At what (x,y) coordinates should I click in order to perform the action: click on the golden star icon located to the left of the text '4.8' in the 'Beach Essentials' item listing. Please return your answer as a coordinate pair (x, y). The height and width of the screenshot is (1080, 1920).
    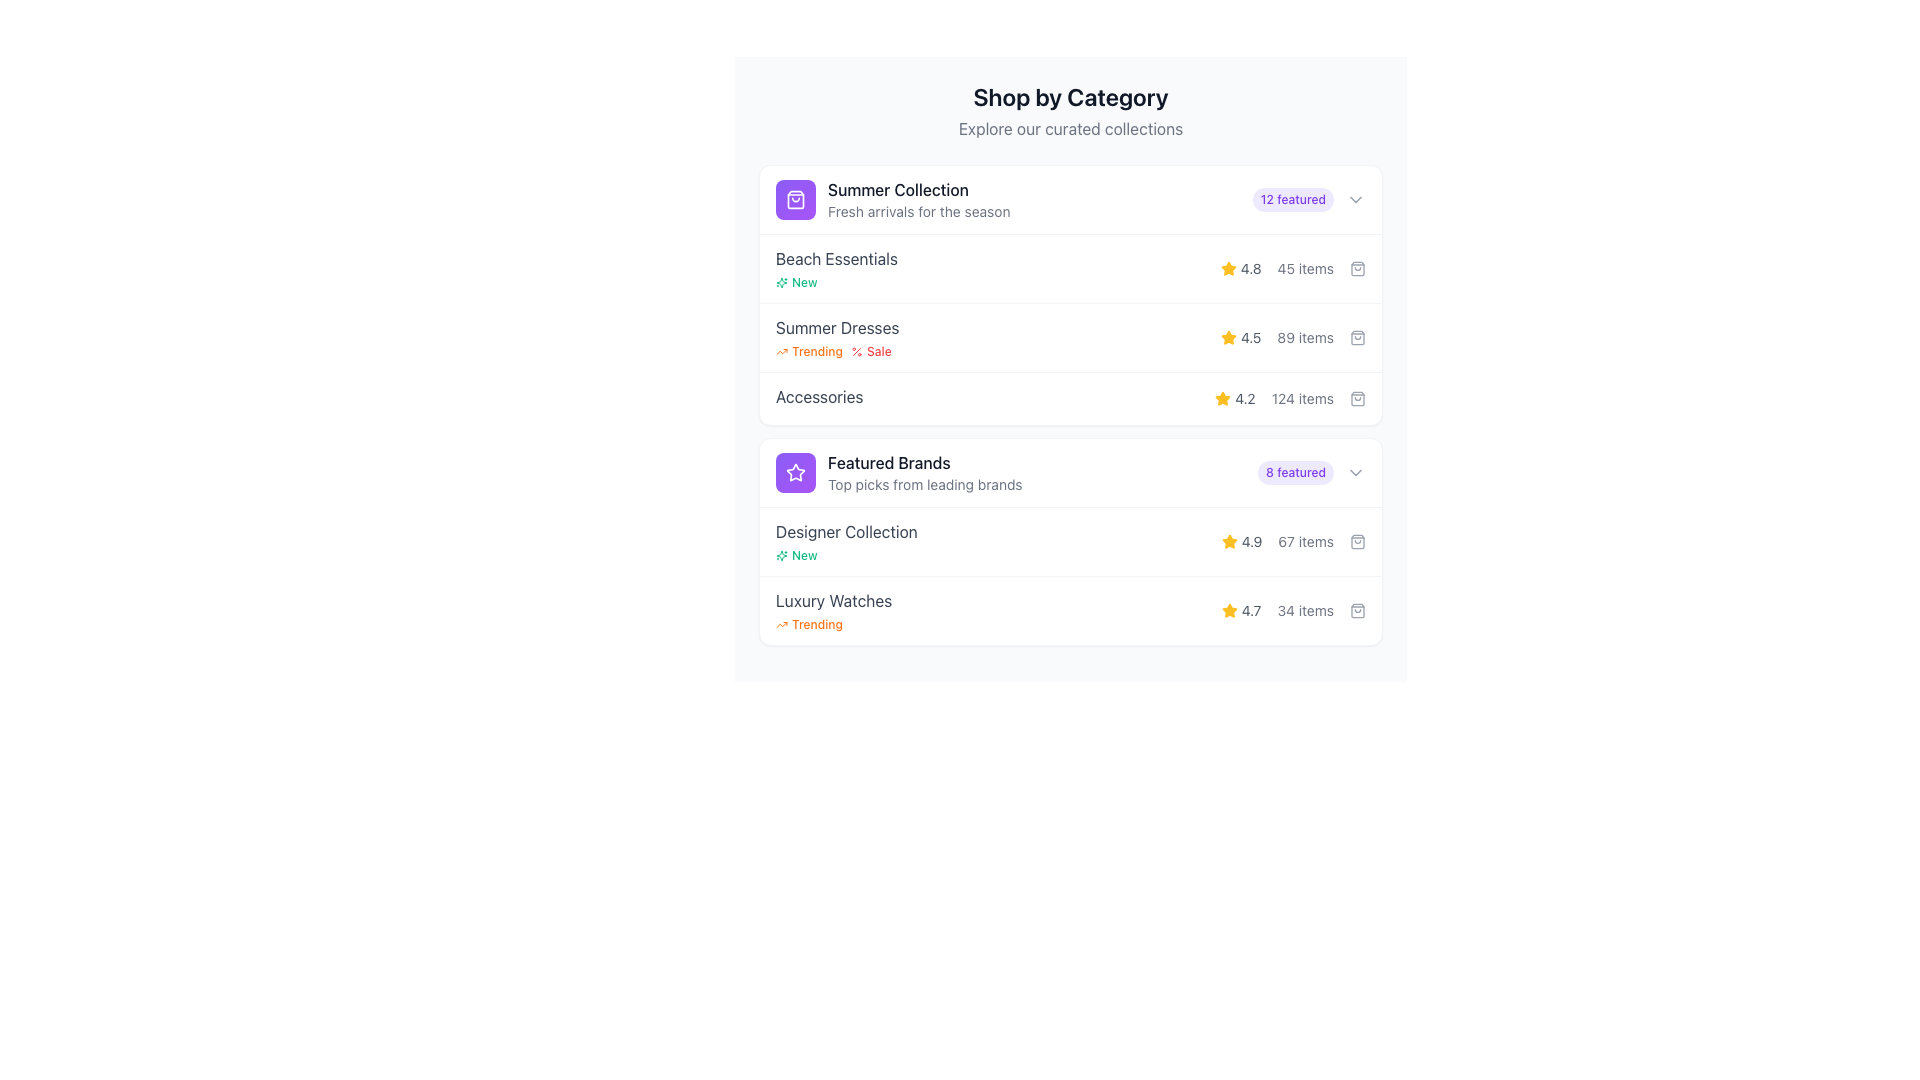
    Looking at the image, I should click on (1227, 268).